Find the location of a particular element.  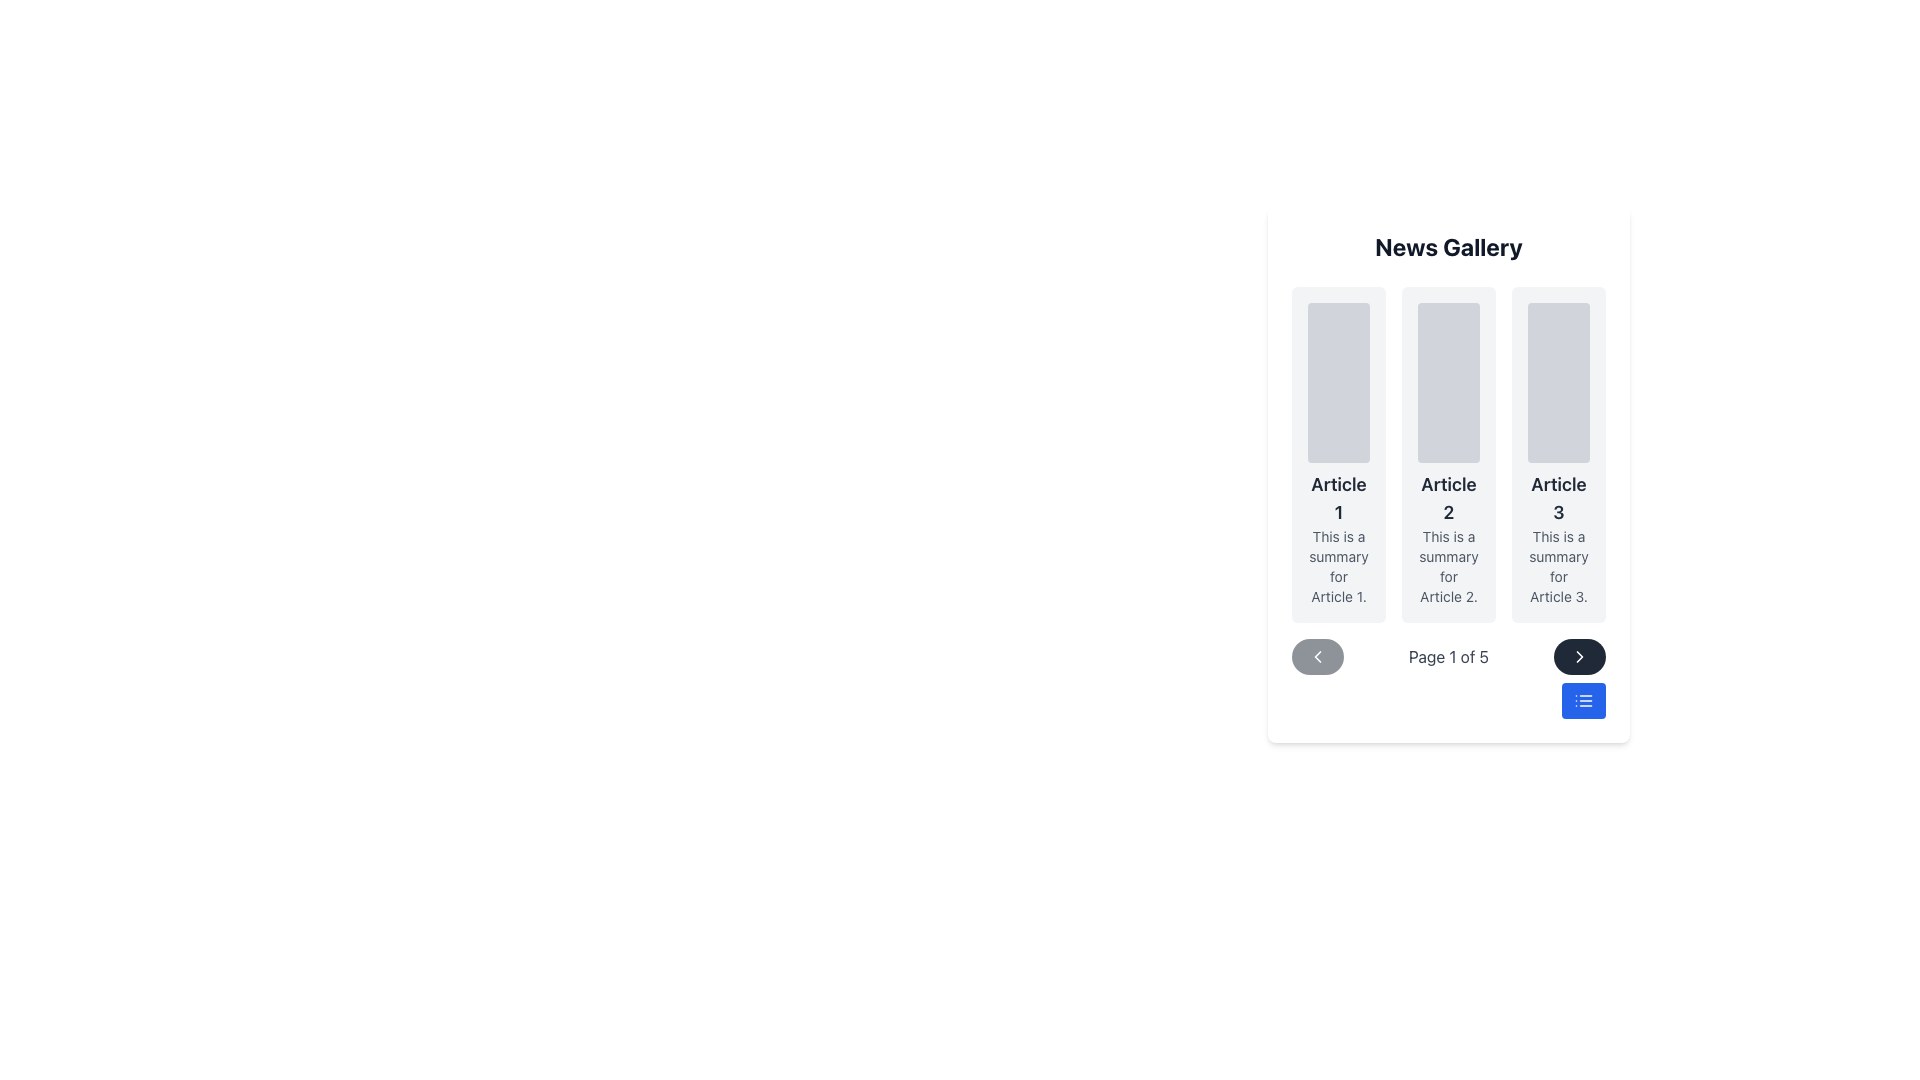

the Text Label that serves as the title of an article, positioned below an image placeholder and above a summary text within a card layout in a horizontally scrolled gallery is located at coordinates (1558, 497).